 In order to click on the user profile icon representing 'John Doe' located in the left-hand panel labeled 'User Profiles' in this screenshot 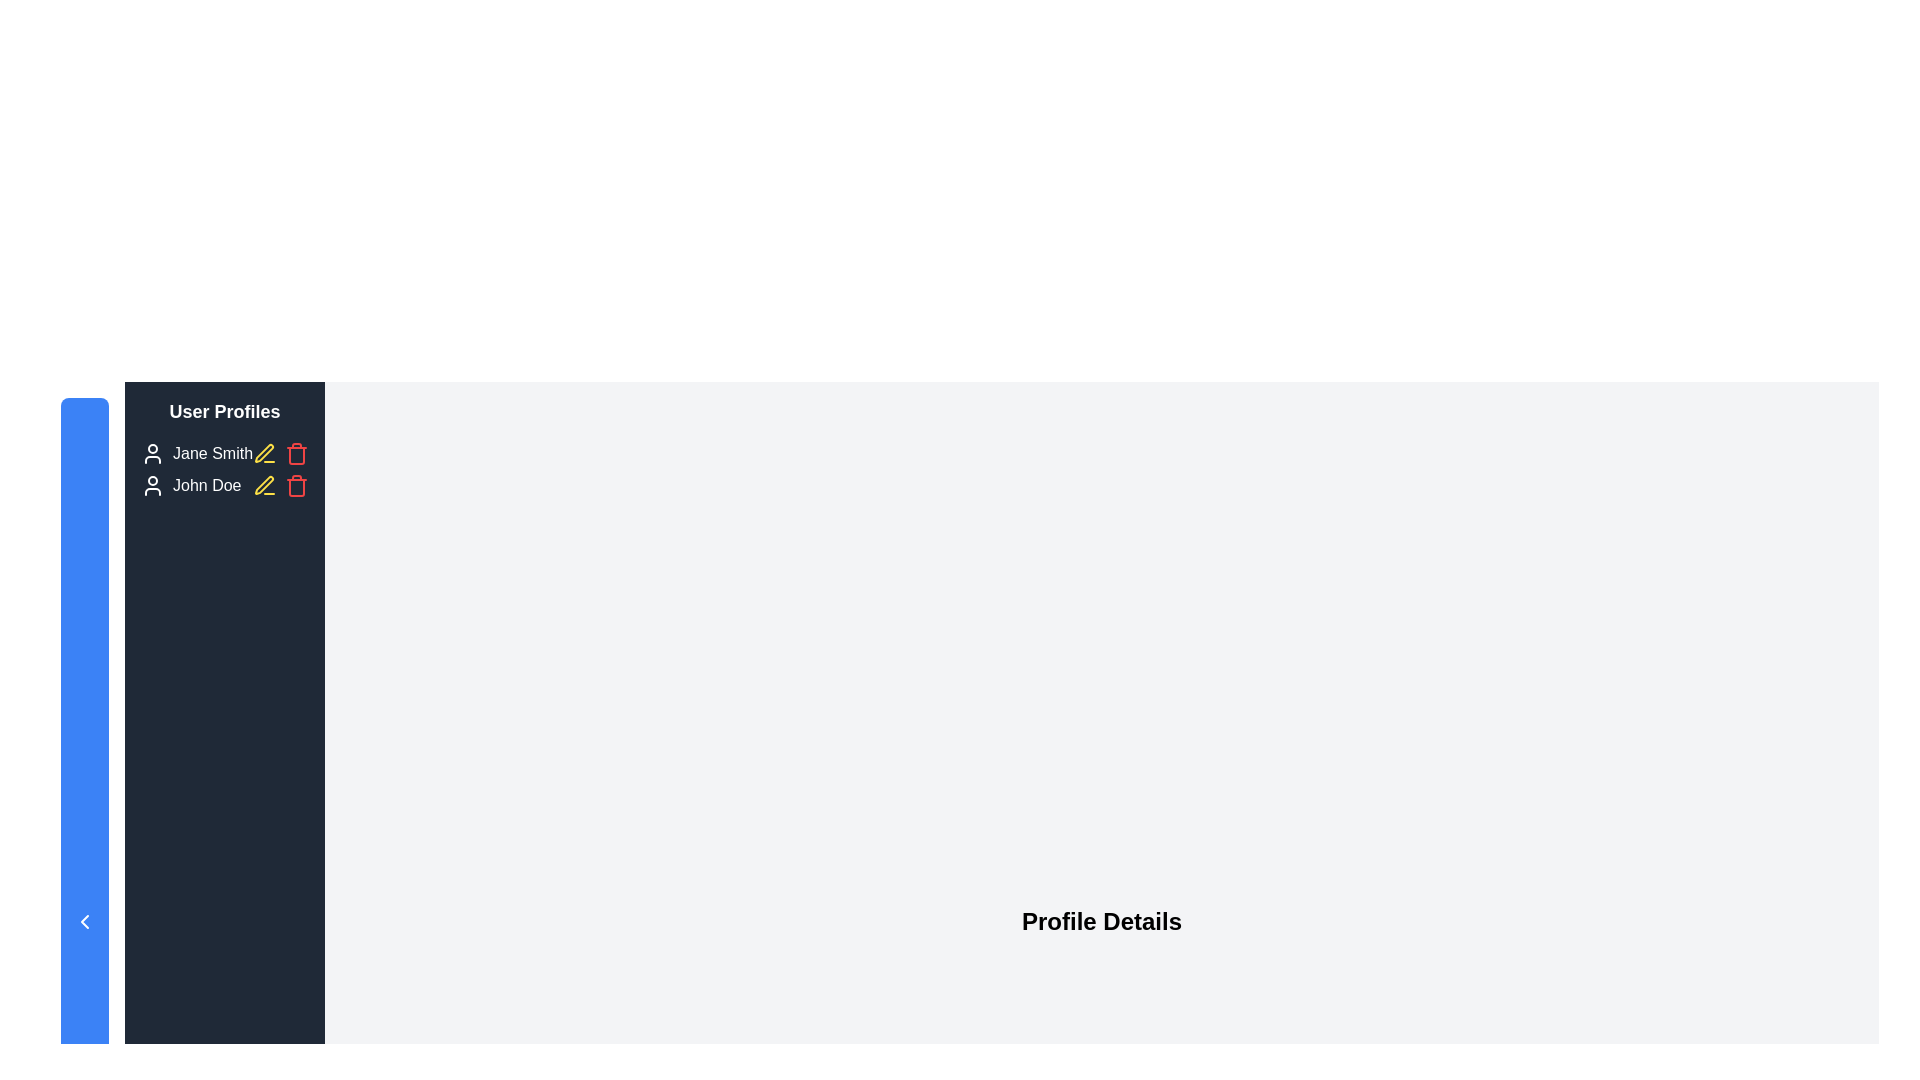, I will do `click(152, 486)`.